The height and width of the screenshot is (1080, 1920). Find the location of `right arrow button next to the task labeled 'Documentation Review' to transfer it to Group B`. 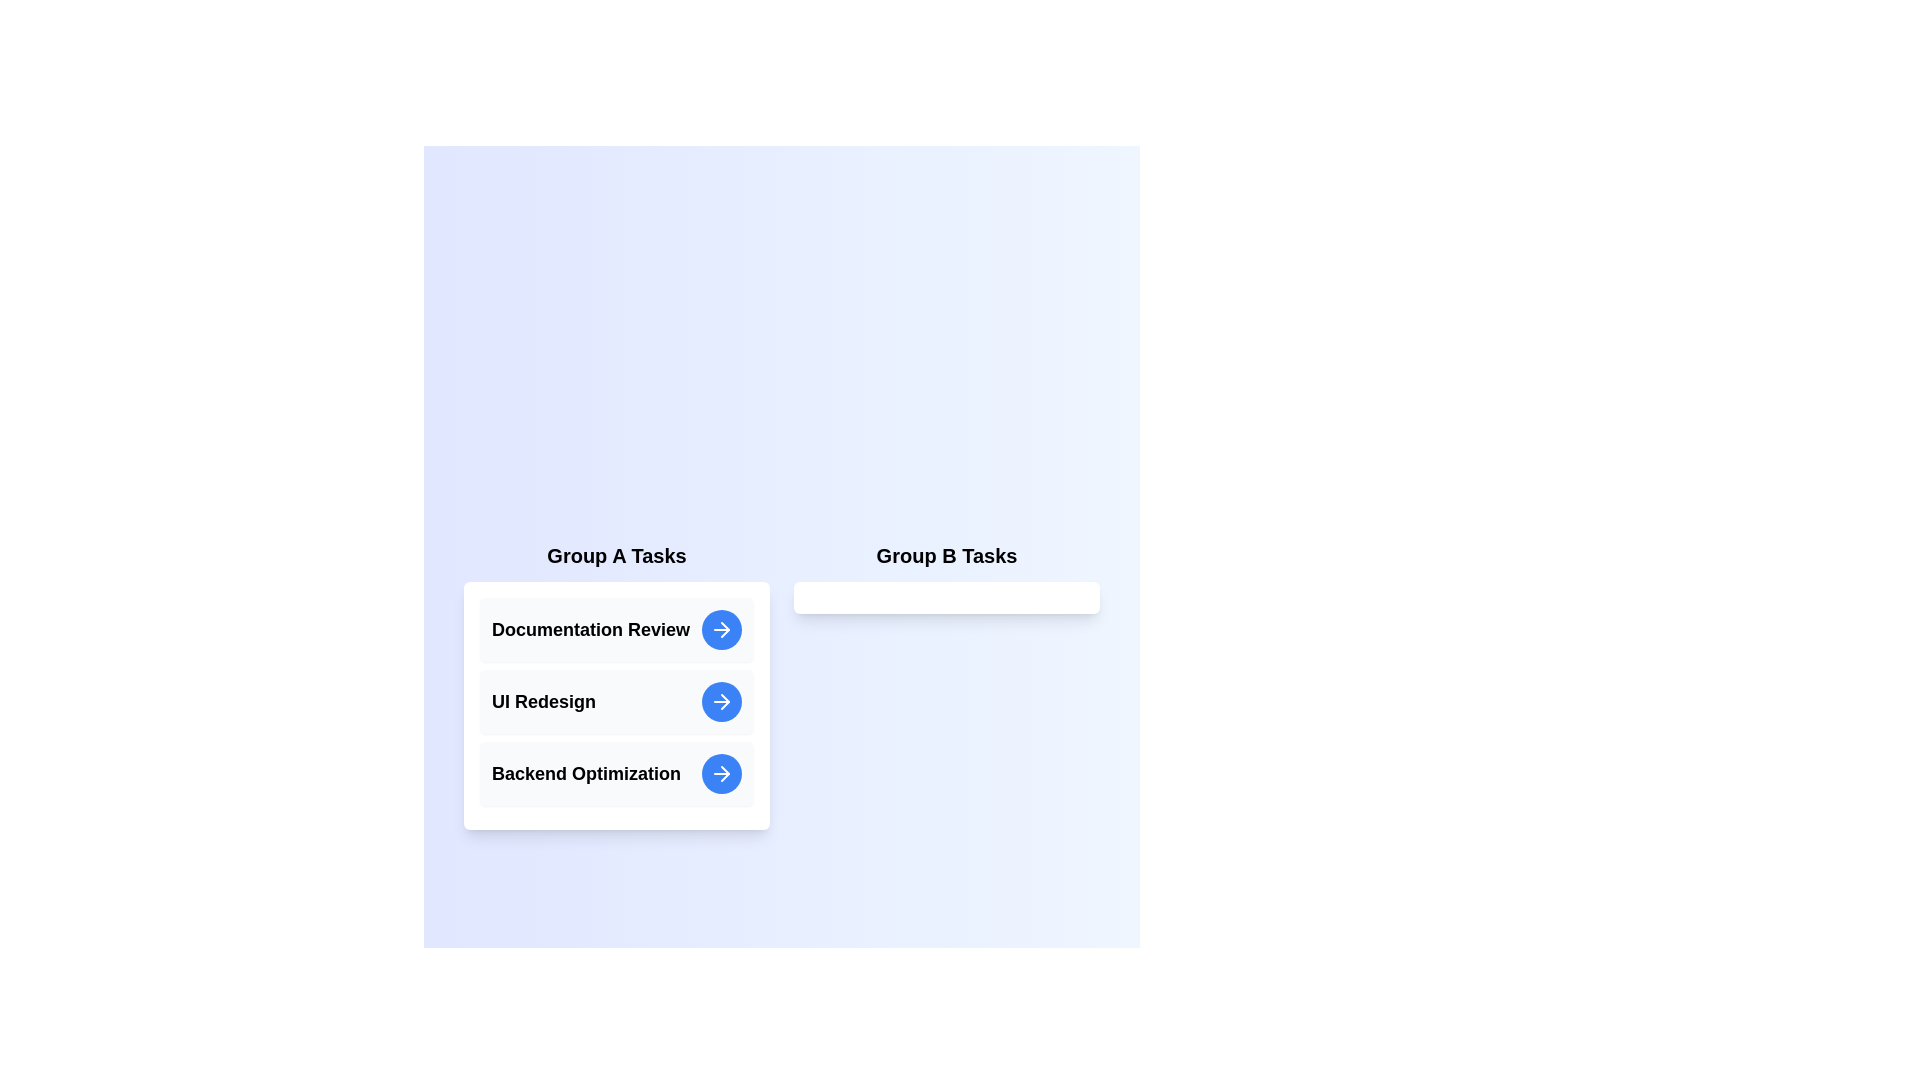

right arrow button next to the task labeled 'Documentation Review' to transfer it to Group B is located at coordinates (720, 628).